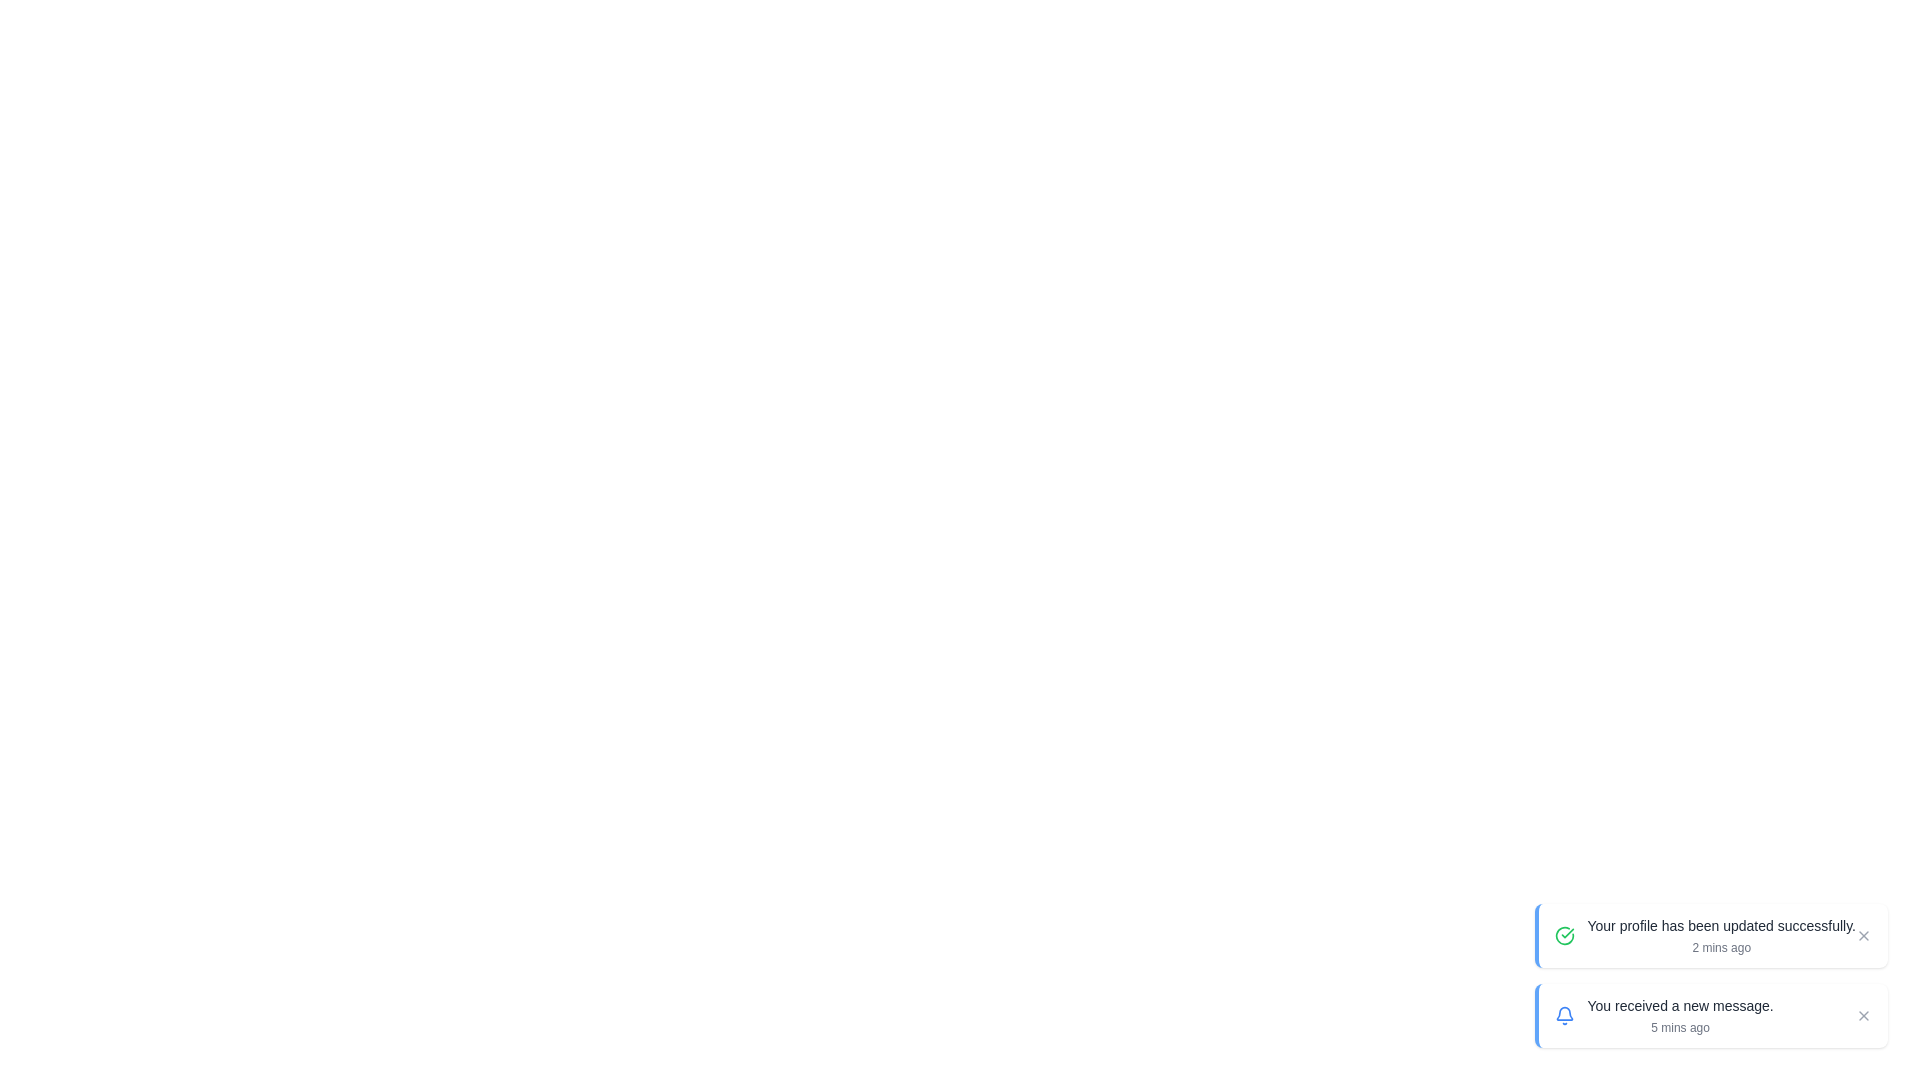 This screenshot has height=1080, width=1920. I want to click on the icon of the notification with the content 'Your profile has been updated successfully.', so click(1564, 936).